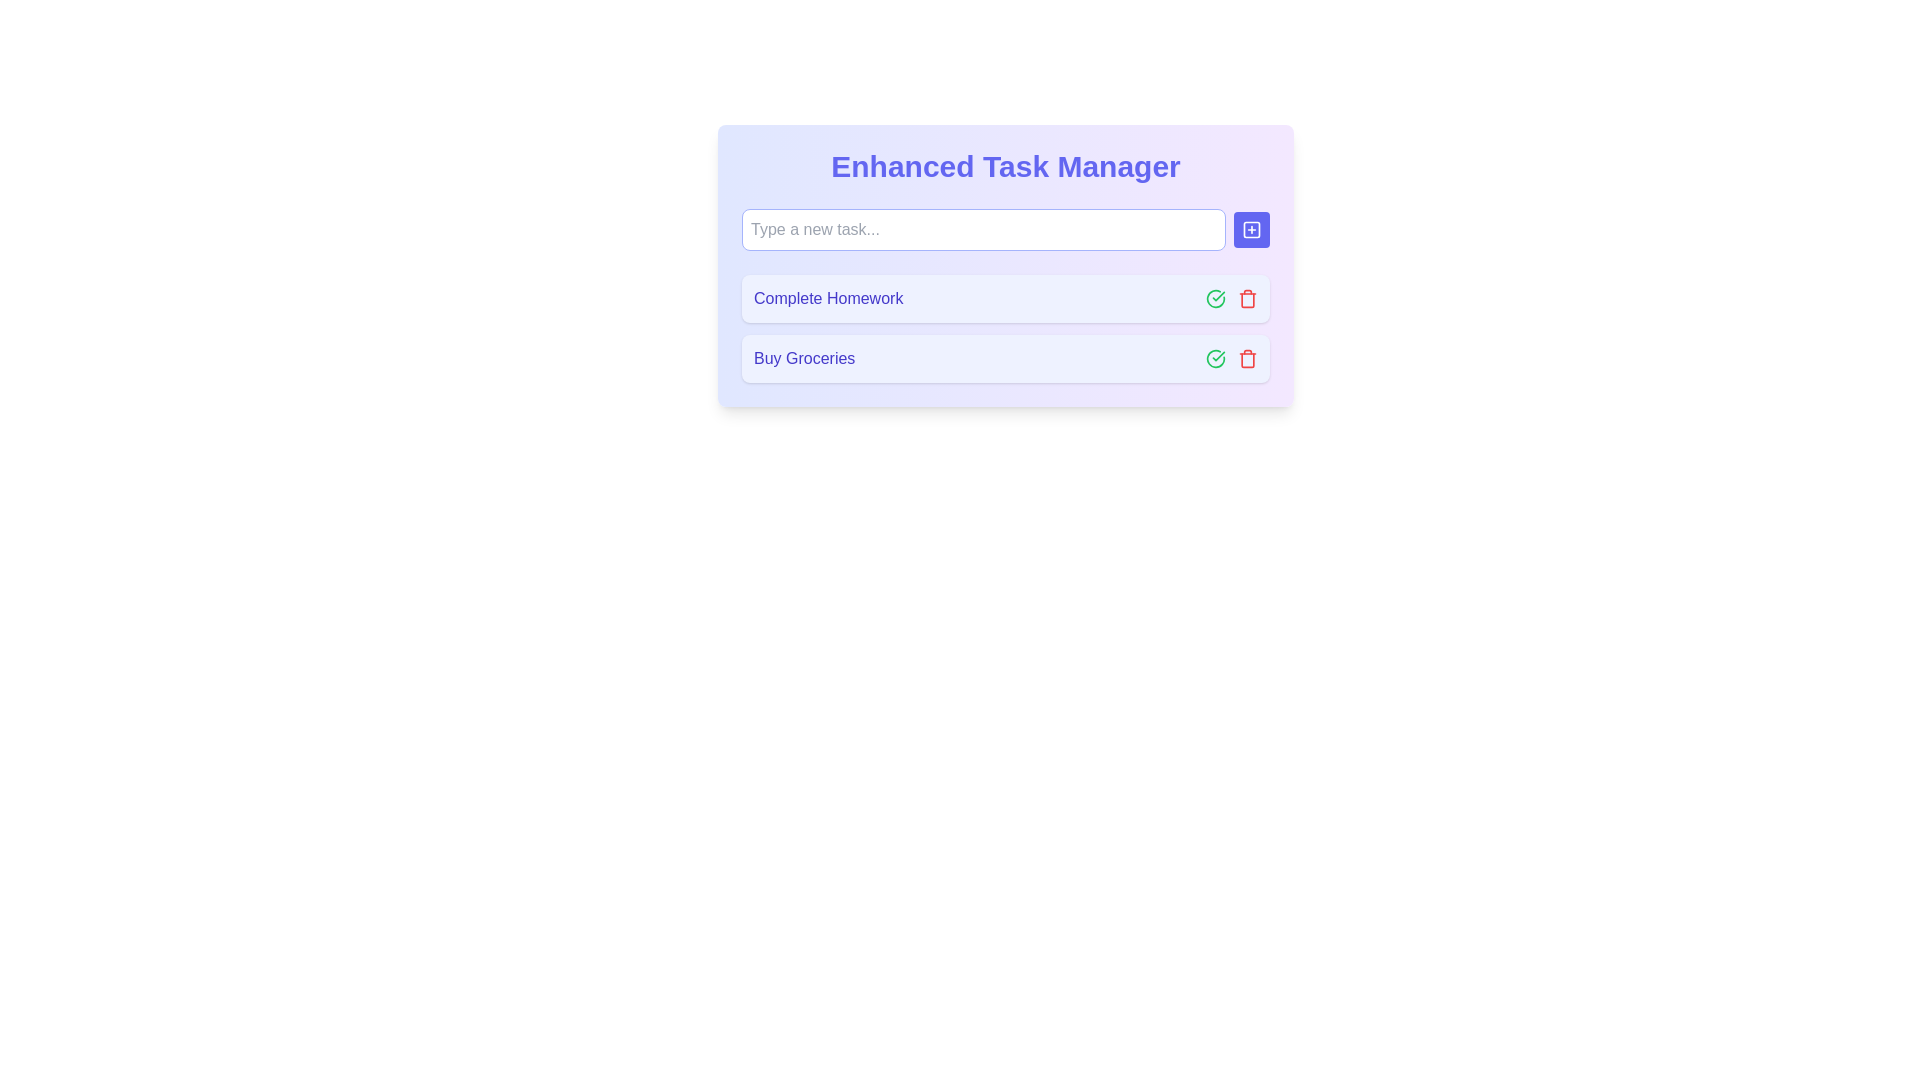 The height and width of the screenshot is (1080, 1920). What do you see at coordinates (1251, 229) in the screenshot?
I see `the compact square icon with a plus sign (+) located at the center of the purple button, which is positioned immediately to the right of the text input field` at bounding box center [1251, 229].